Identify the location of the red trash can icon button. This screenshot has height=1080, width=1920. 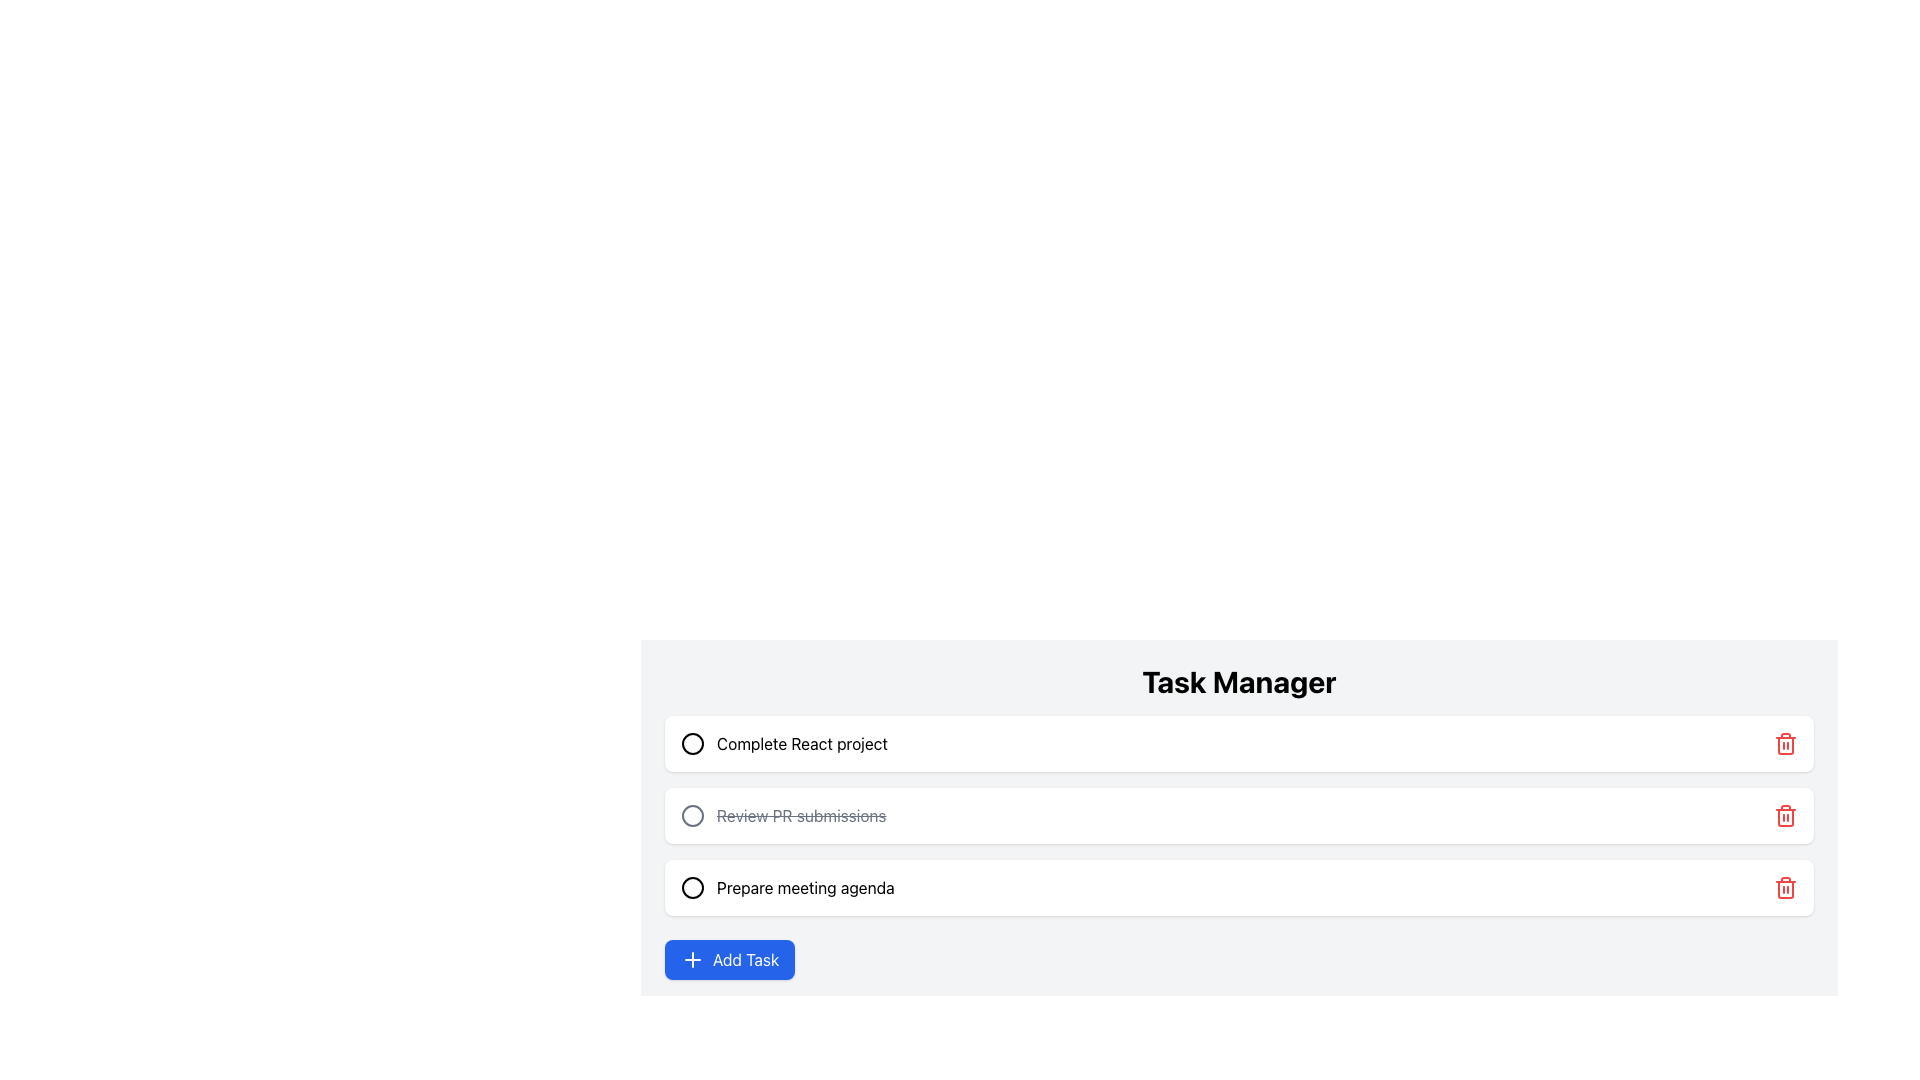
(1785, 816).